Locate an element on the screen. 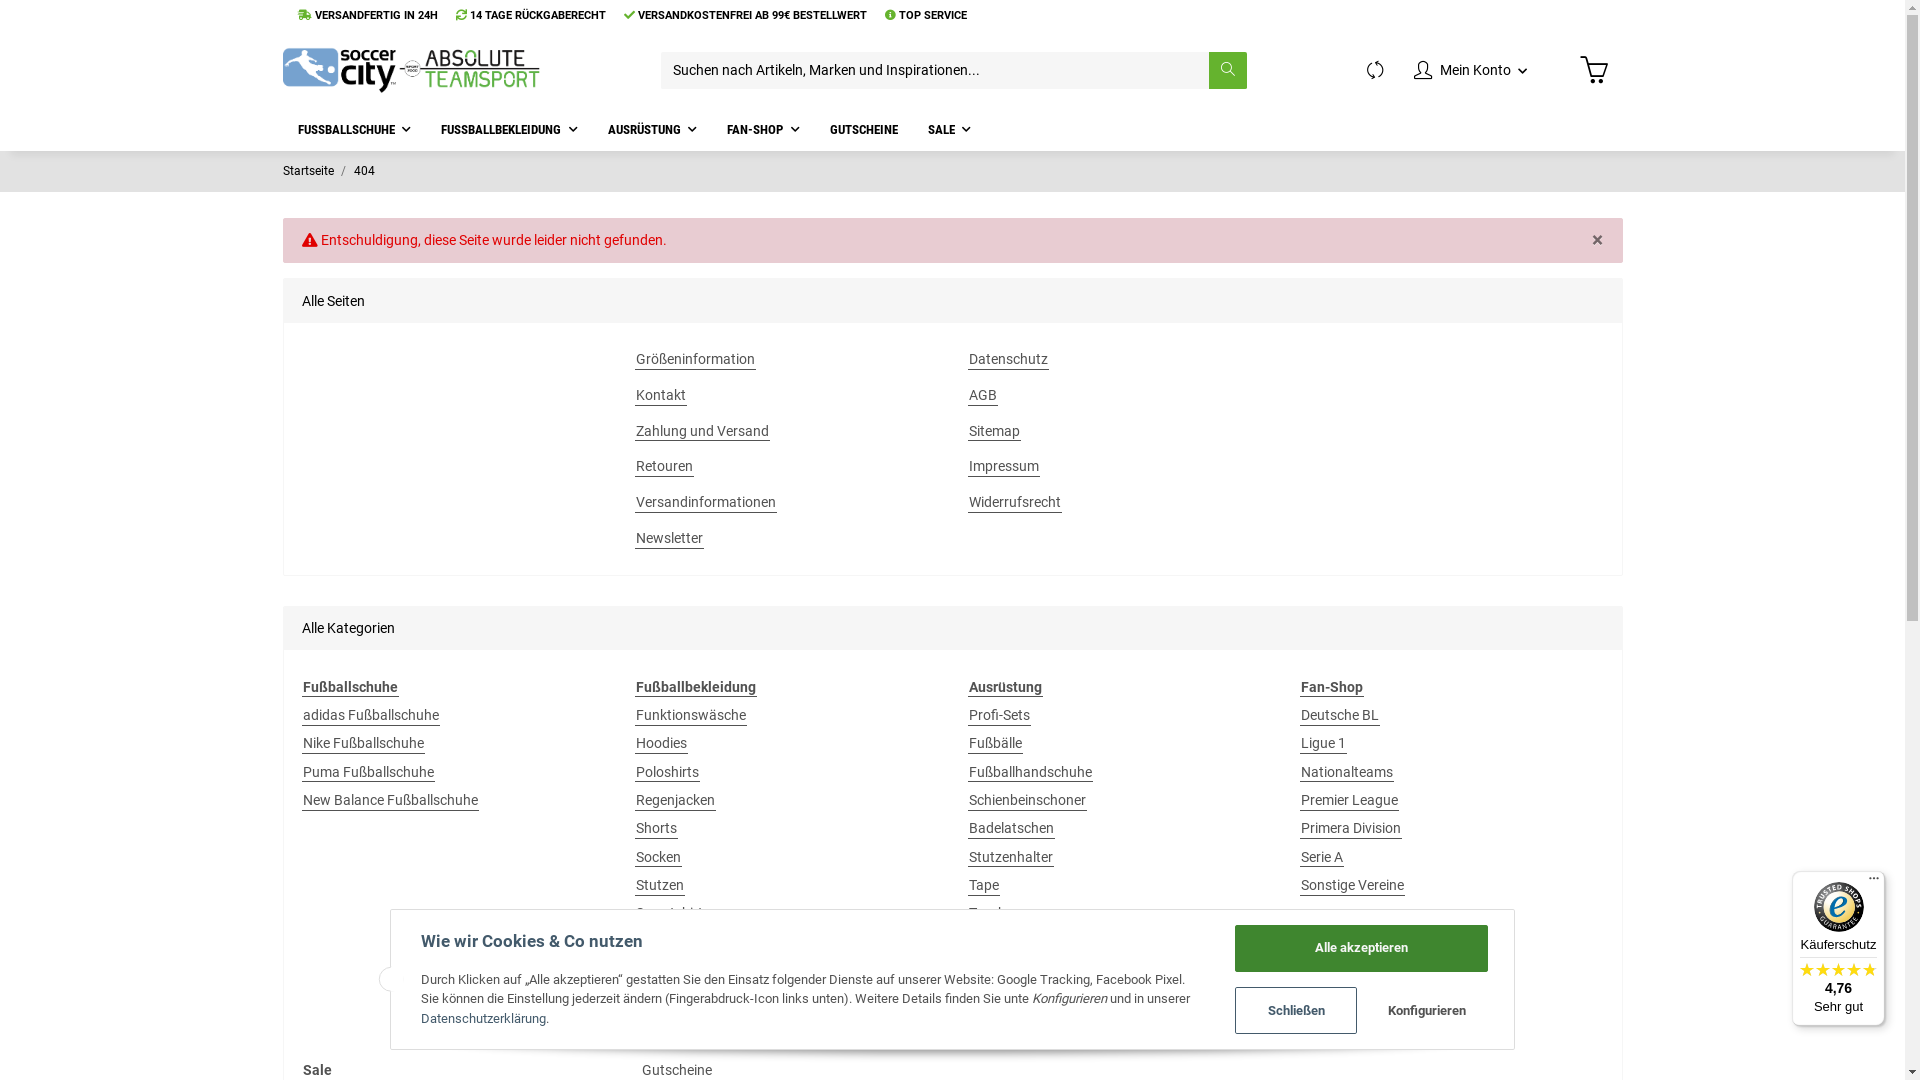 Image resolution: width=1920 pixels, height=1080 pixels. 'FUSSBALLBEKLEIDUNG' is located at coordinates (509, 130).